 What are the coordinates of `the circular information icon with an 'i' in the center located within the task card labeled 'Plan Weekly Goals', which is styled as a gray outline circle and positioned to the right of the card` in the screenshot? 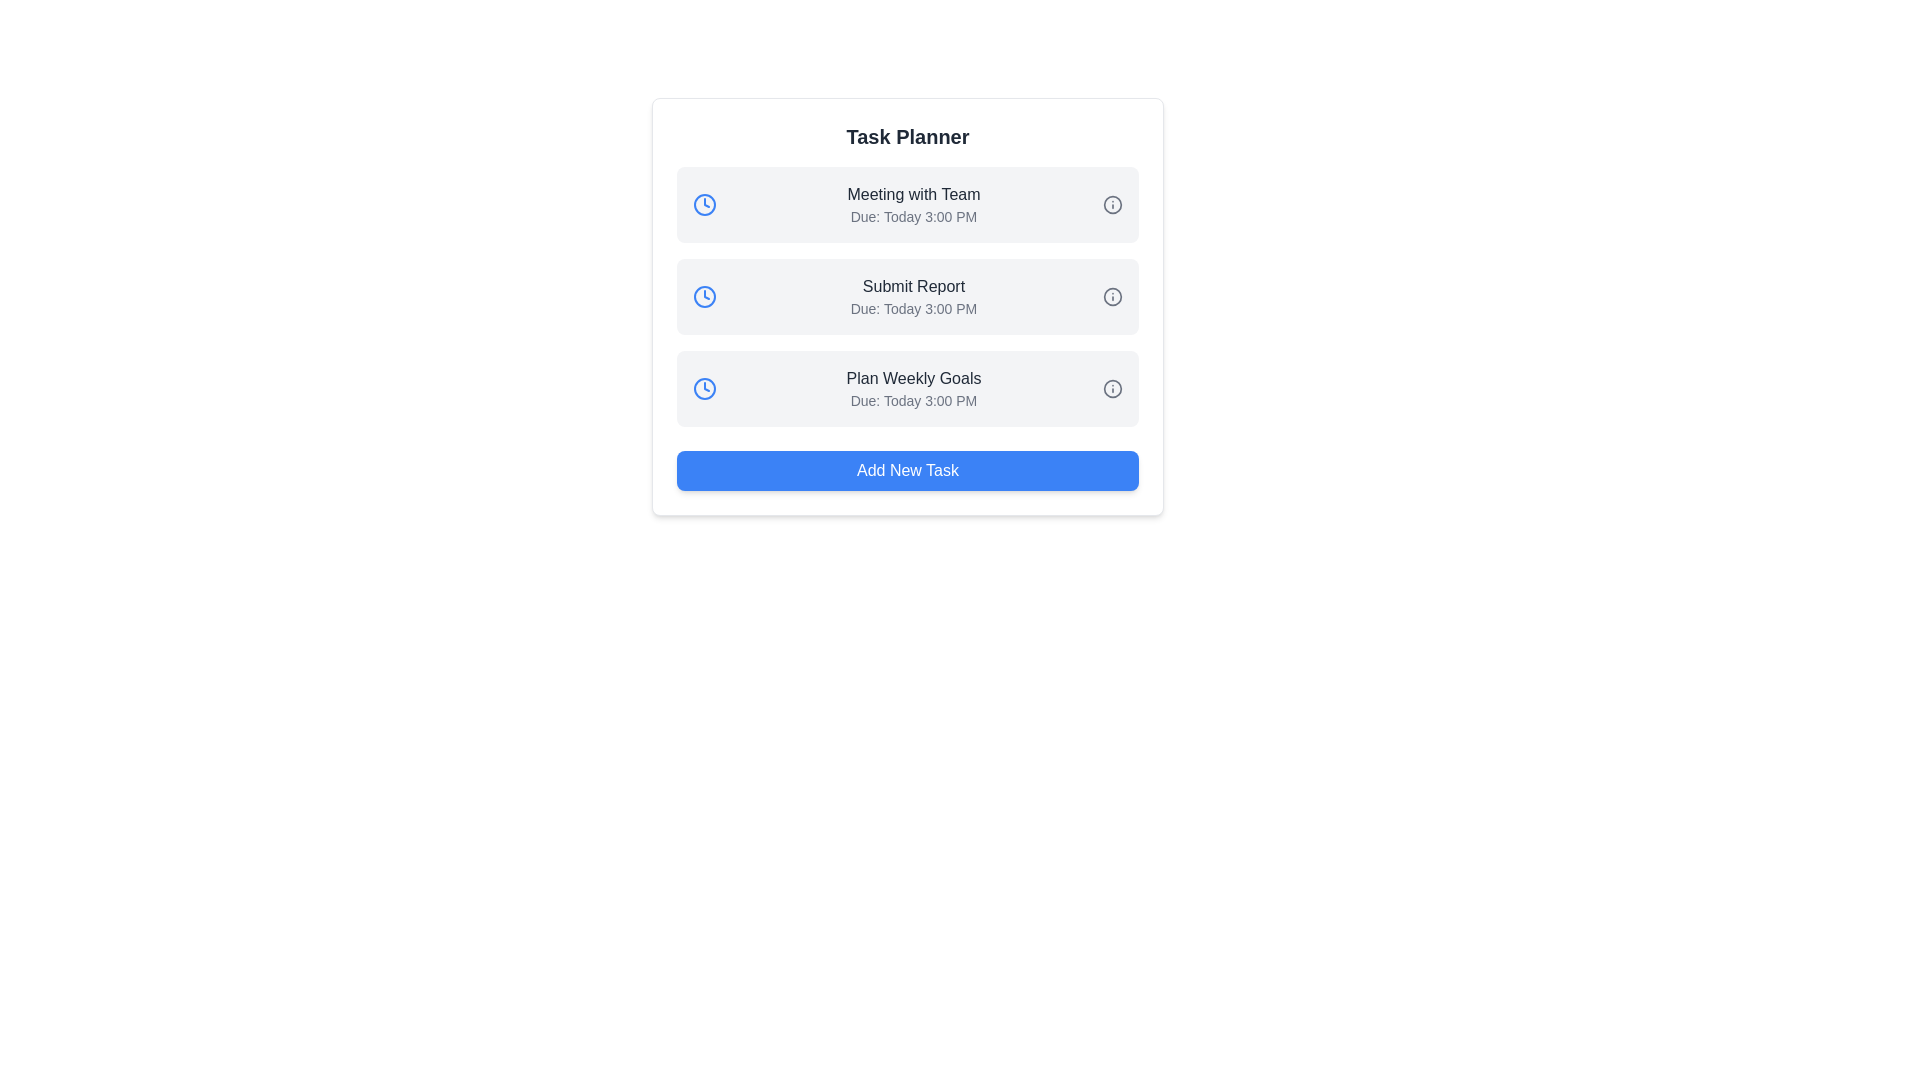 It's located at (1107, 389).